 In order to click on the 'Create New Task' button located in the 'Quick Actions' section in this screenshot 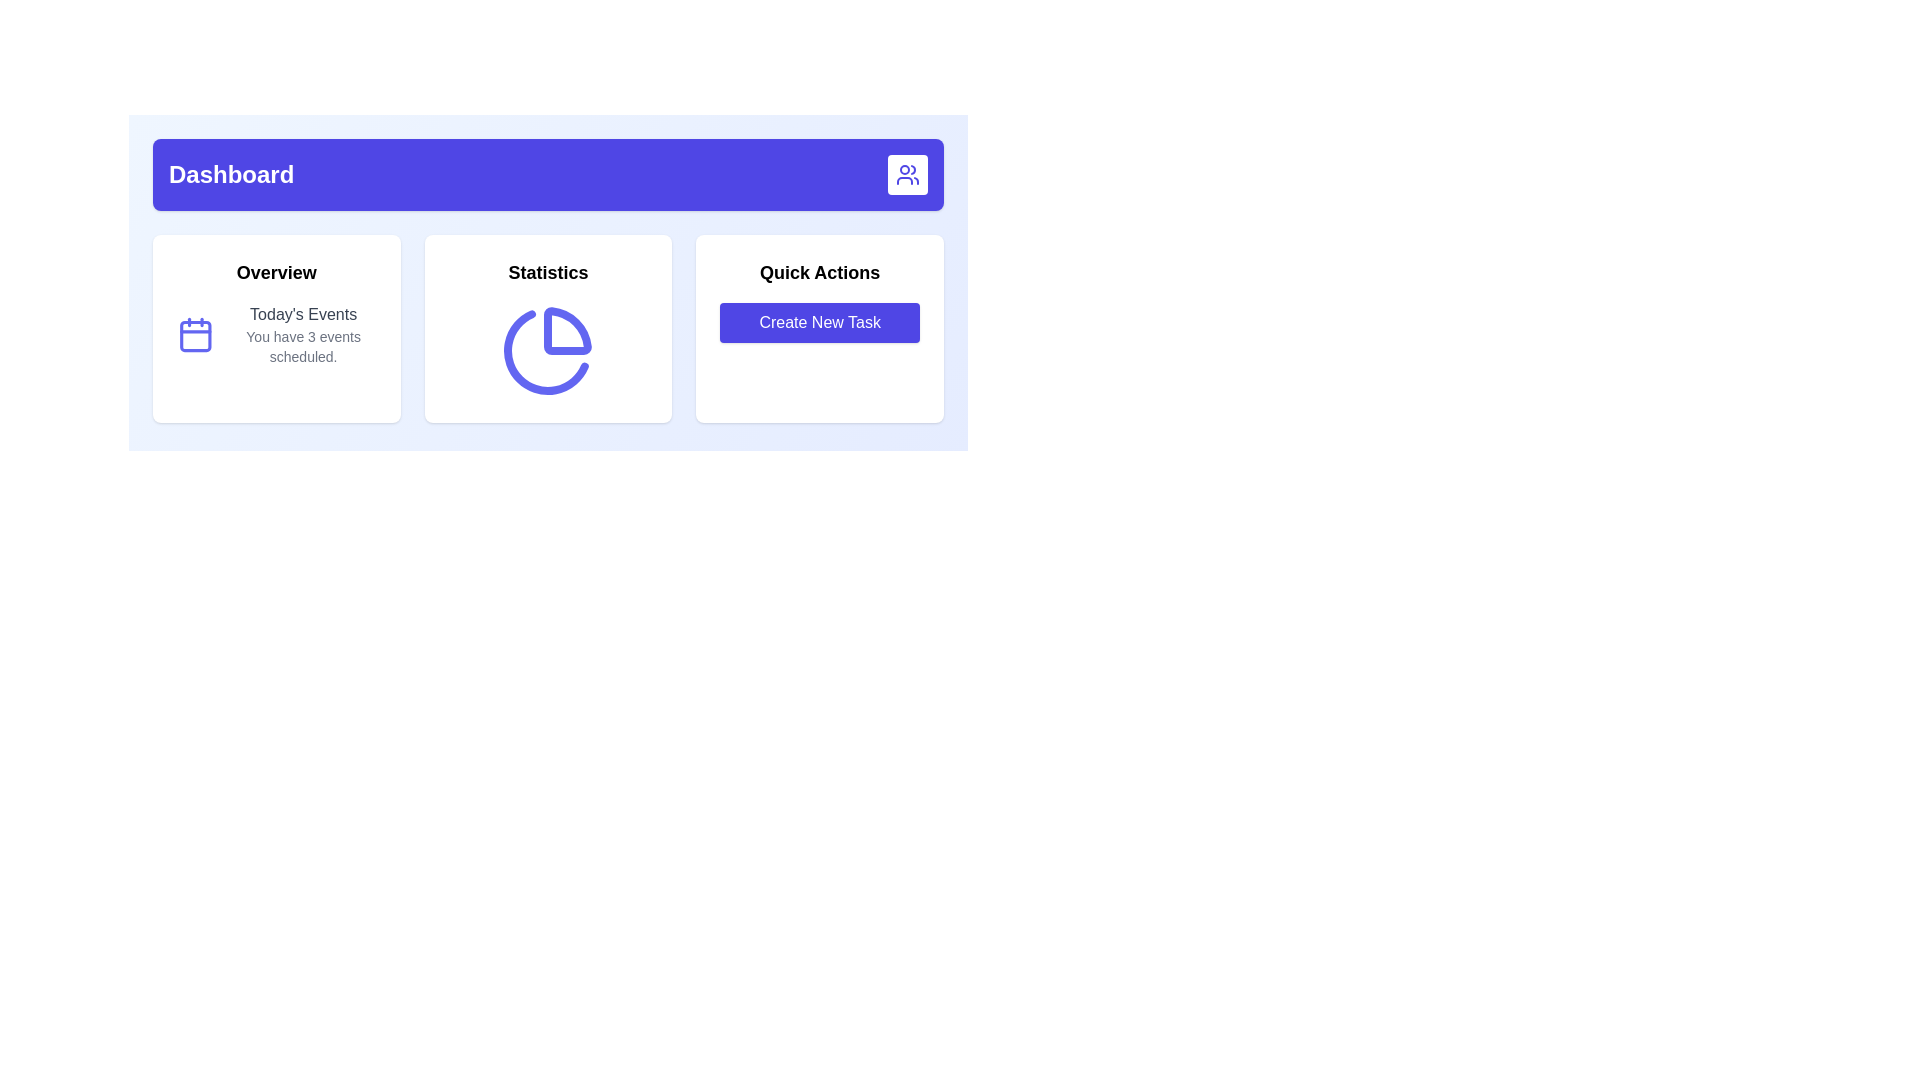, I will do `click(820, 322)`.